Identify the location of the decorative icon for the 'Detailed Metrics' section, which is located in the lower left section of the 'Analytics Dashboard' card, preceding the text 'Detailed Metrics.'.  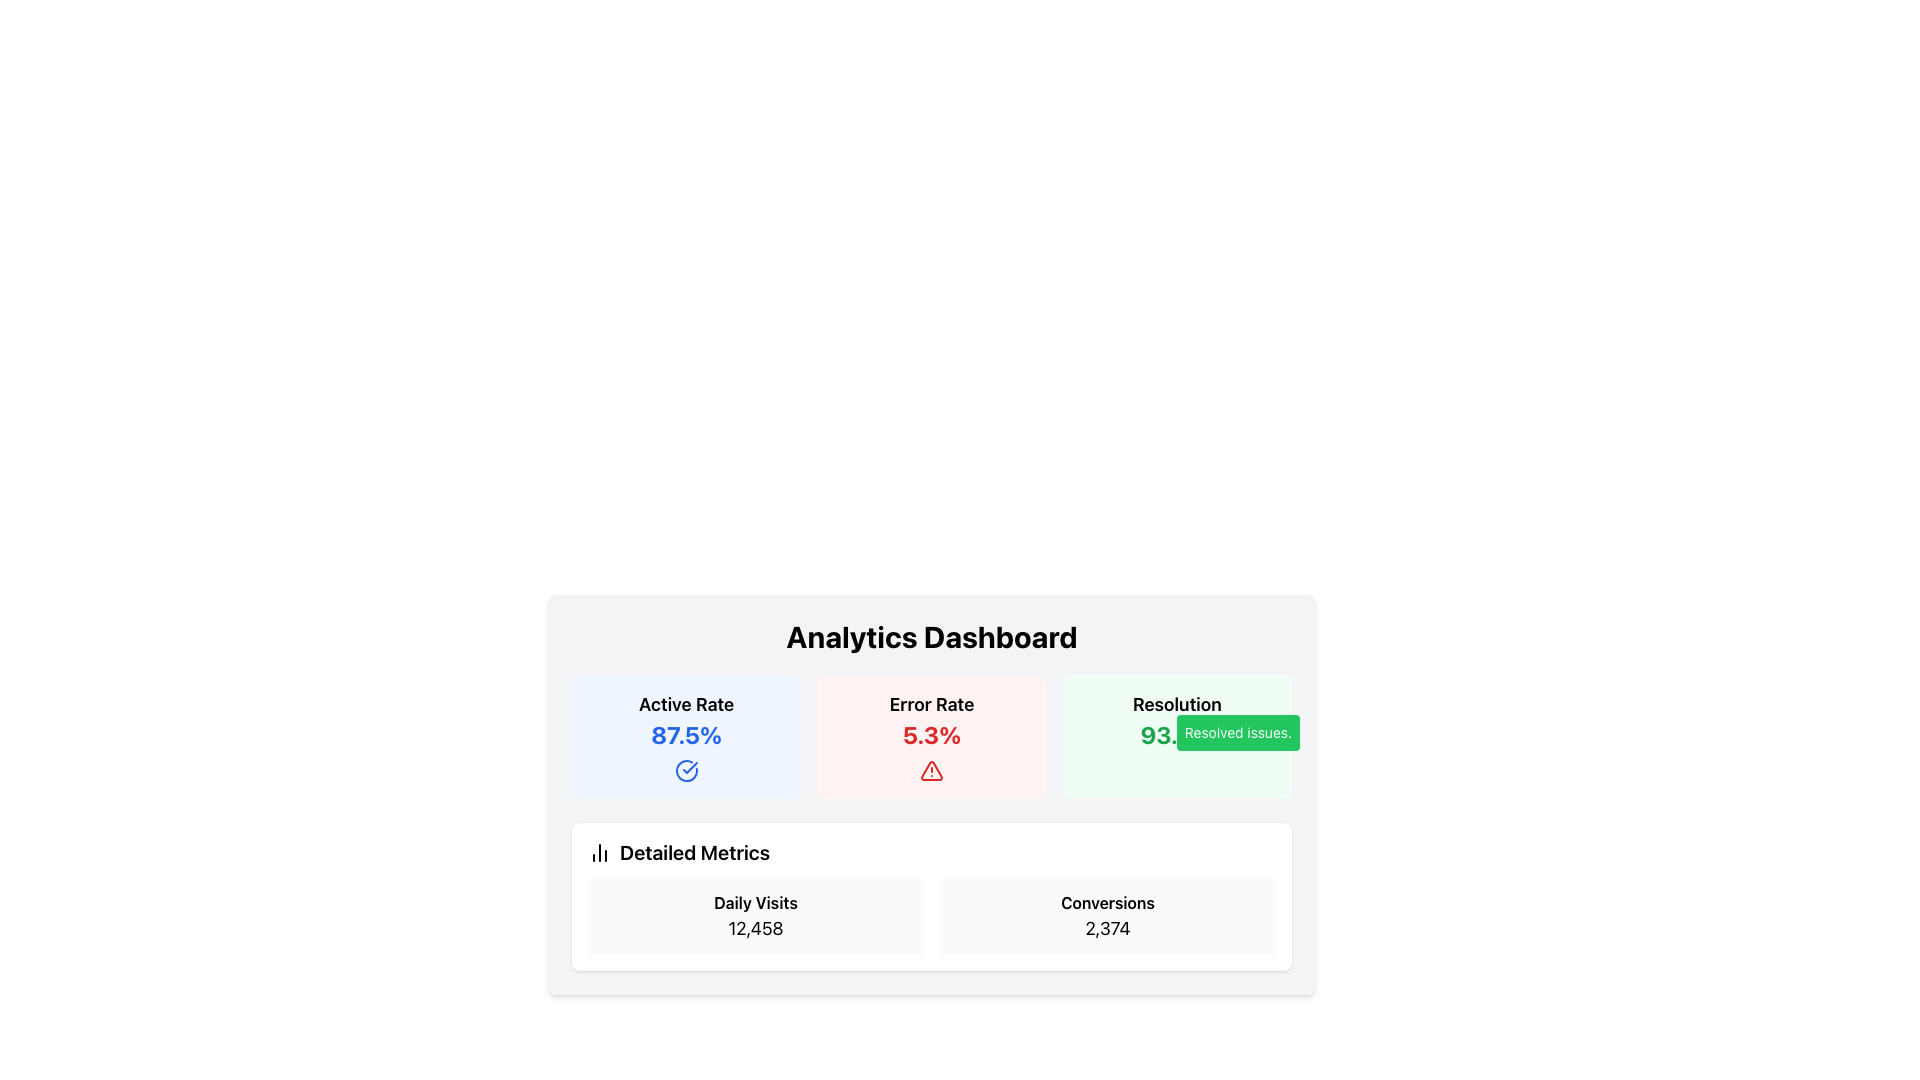
(599, 852).